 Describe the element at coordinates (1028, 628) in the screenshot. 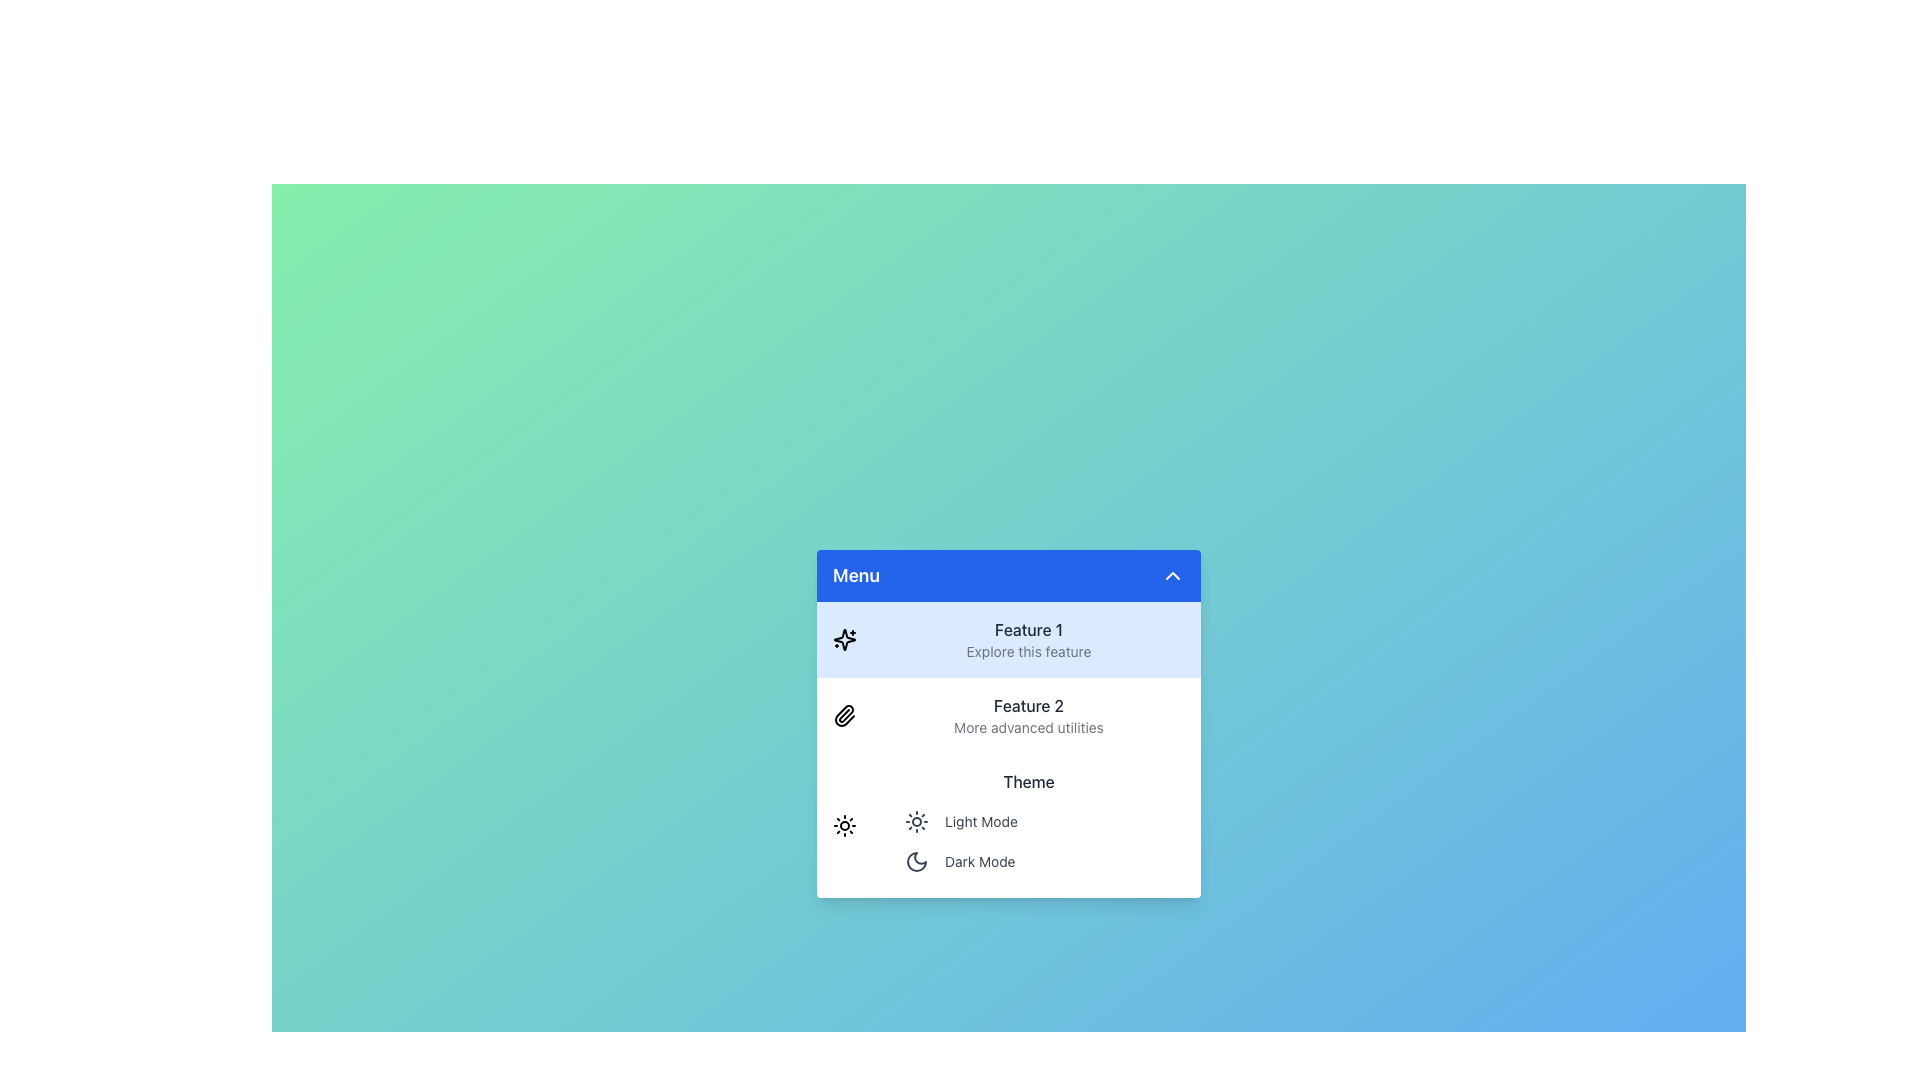

I see `the static text label displaying 'Feature 1' which is located at the top of the menu panel, indicating the first feature in the list` at that location.